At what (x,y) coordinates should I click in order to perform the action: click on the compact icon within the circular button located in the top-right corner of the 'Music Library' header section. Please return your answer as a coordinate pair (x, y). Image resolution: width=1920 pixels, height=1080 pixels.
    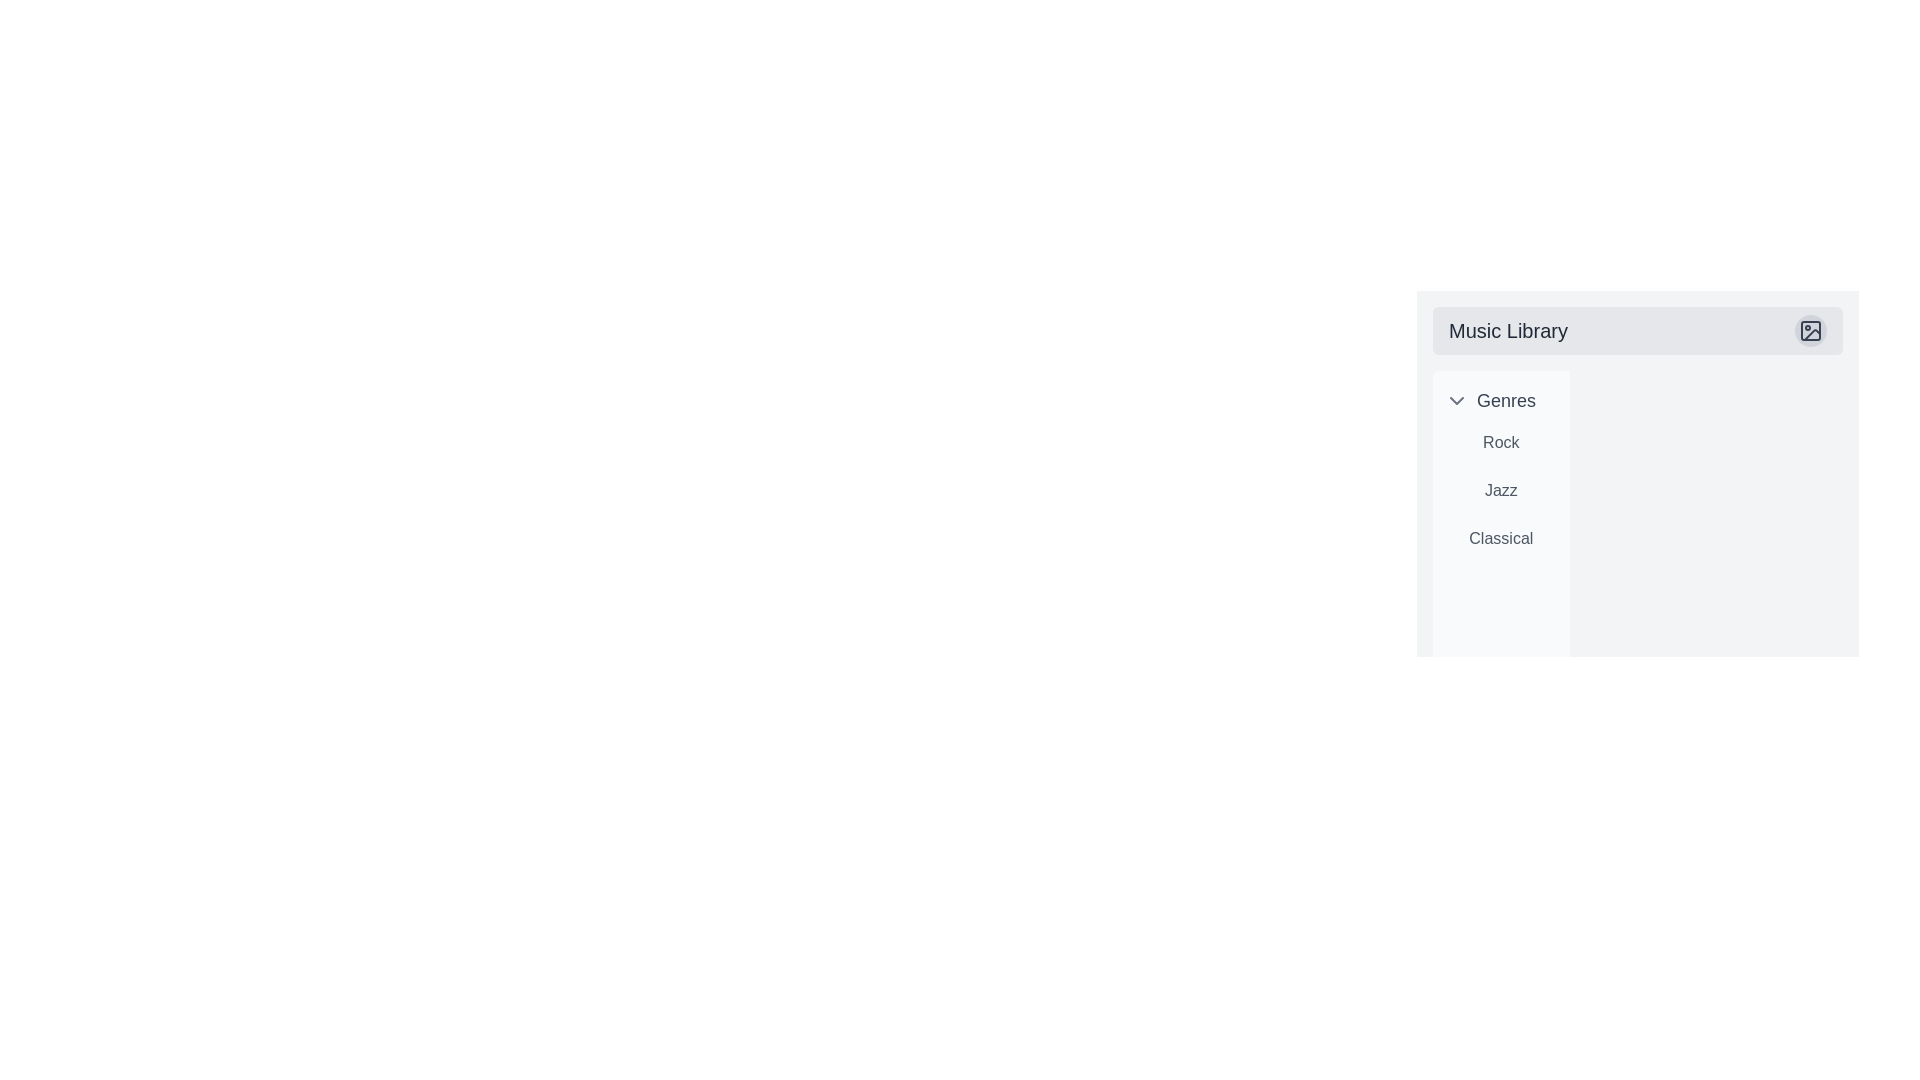
    Looking at the image, I should click on (1810, 330).